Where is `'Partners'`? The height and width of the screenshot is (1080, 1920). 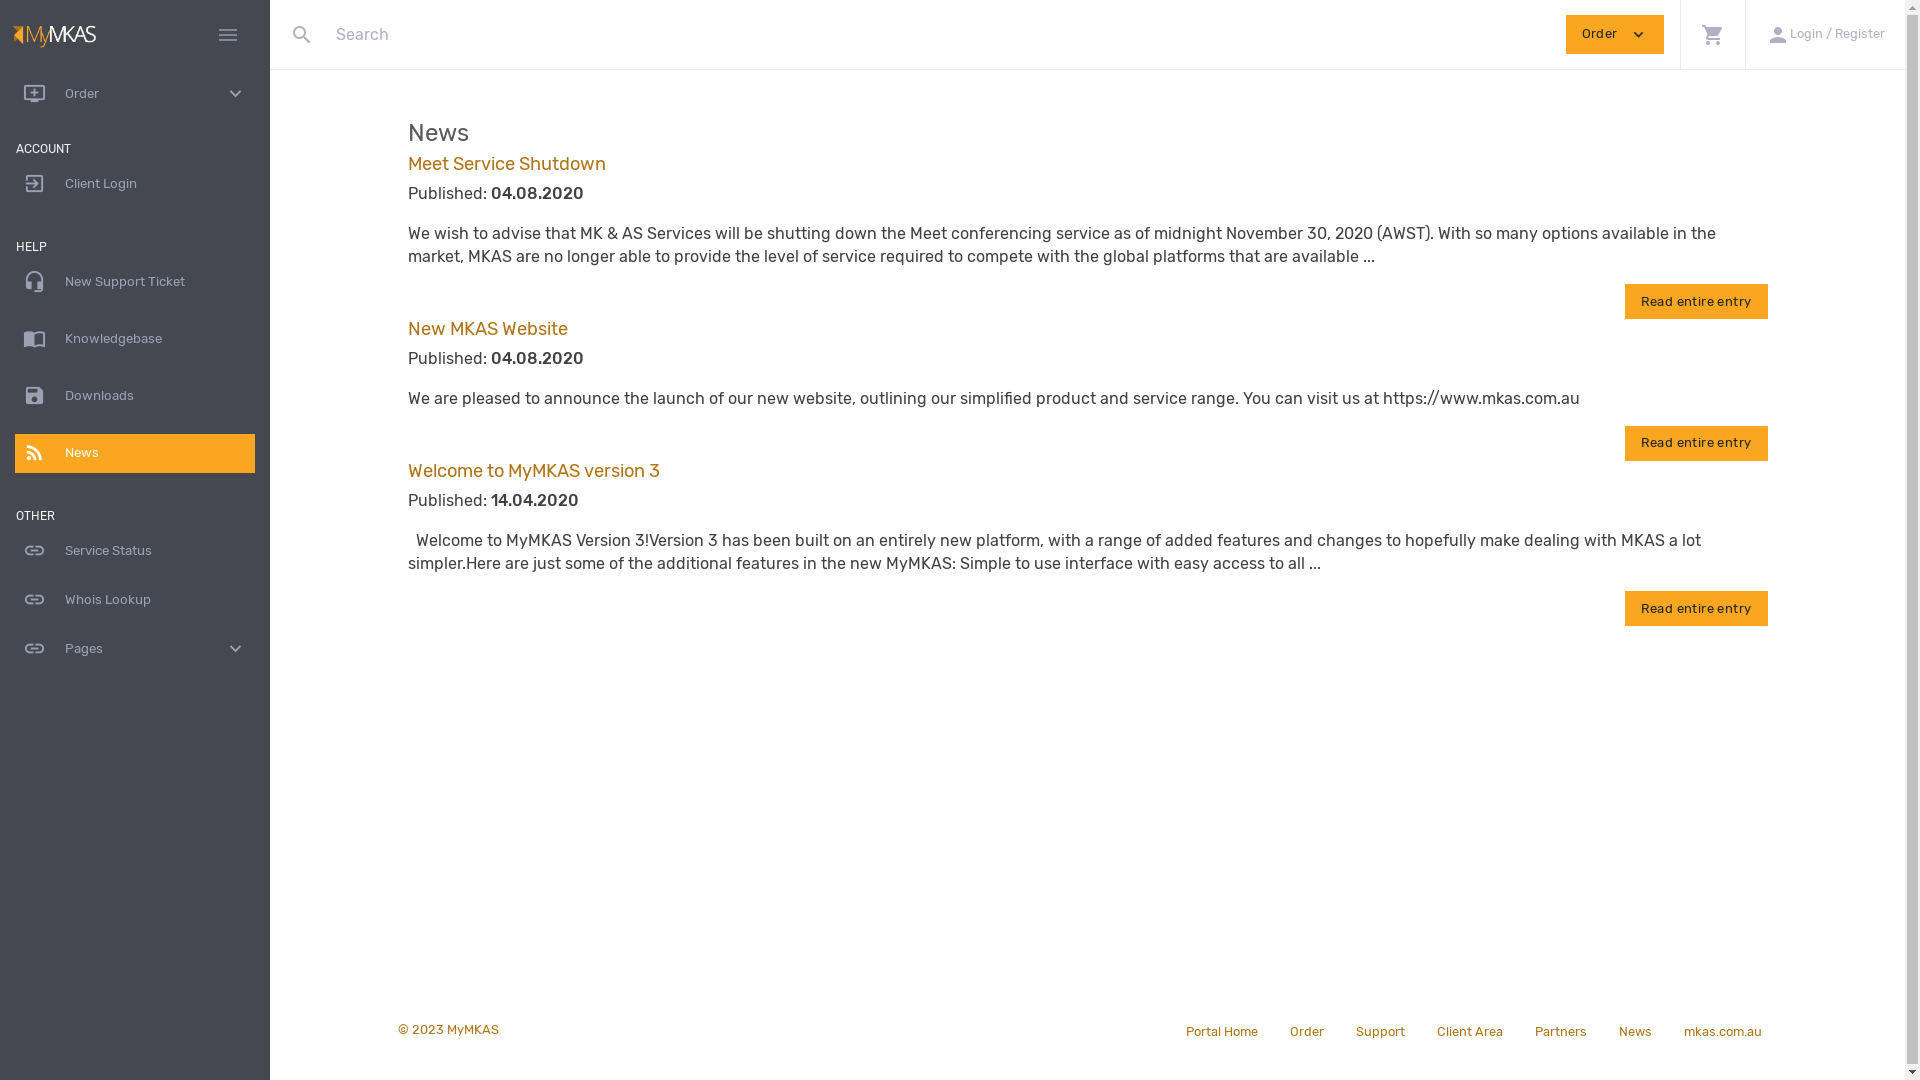 'Partners' is located at coordinates (1559, 1030).